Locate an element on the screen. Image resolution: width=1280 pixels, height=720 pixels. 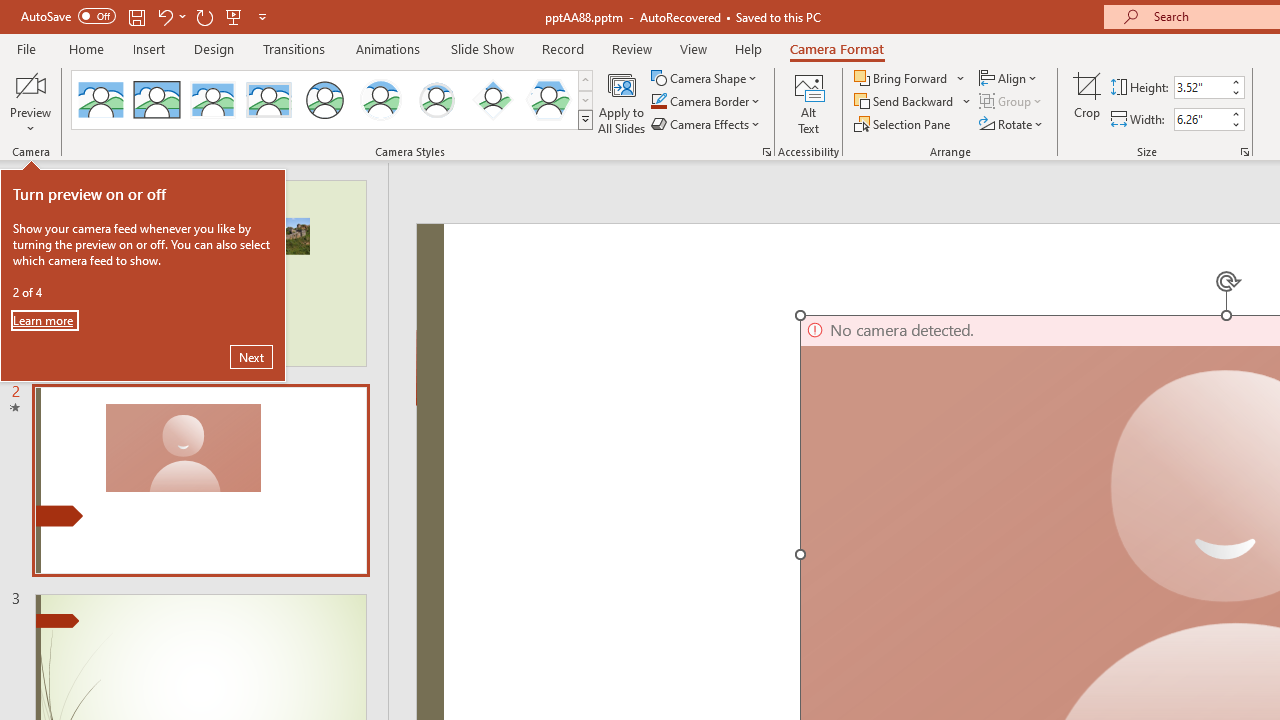
'Rotate' is located at coordinates (1012, 124).